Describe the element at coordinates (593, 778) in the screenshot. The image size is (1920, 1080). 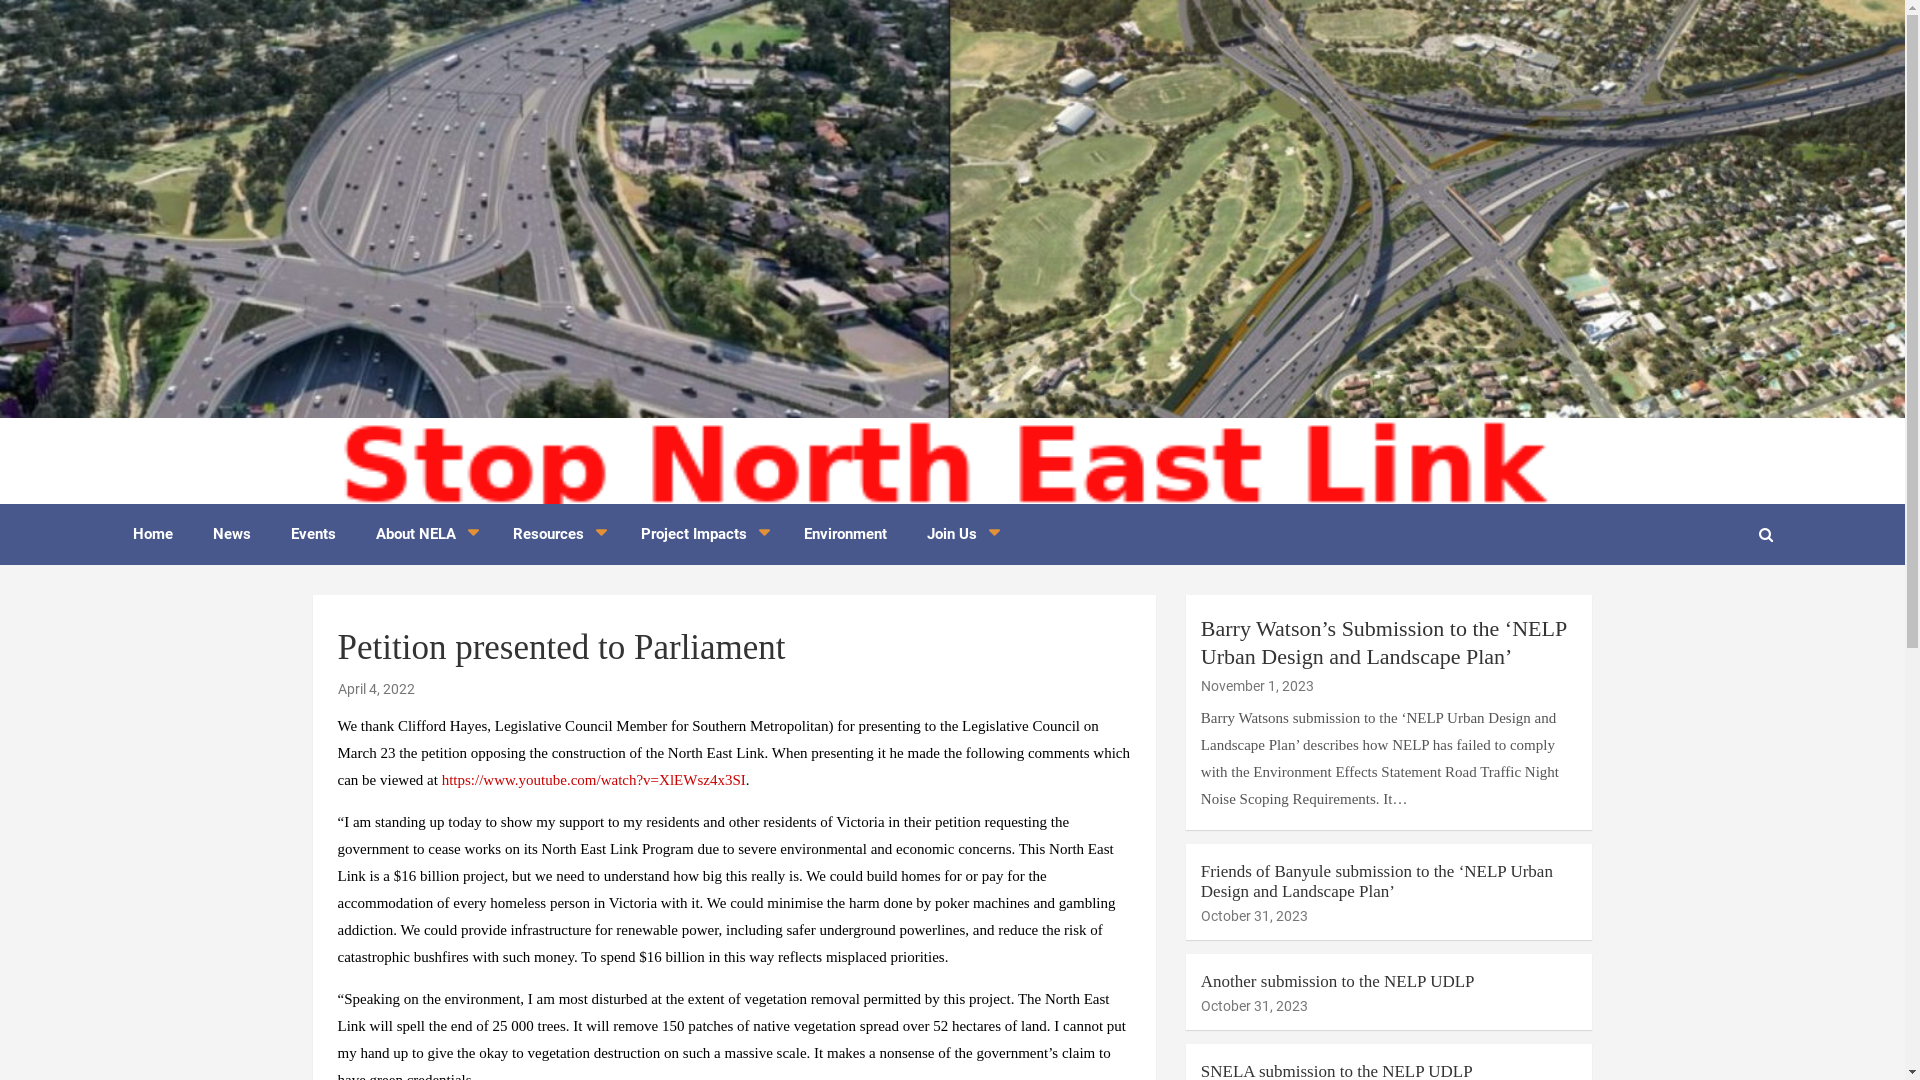
I see `'https://www.youtube.com/watch?v=XlEWsz4x3SI'` at that location.